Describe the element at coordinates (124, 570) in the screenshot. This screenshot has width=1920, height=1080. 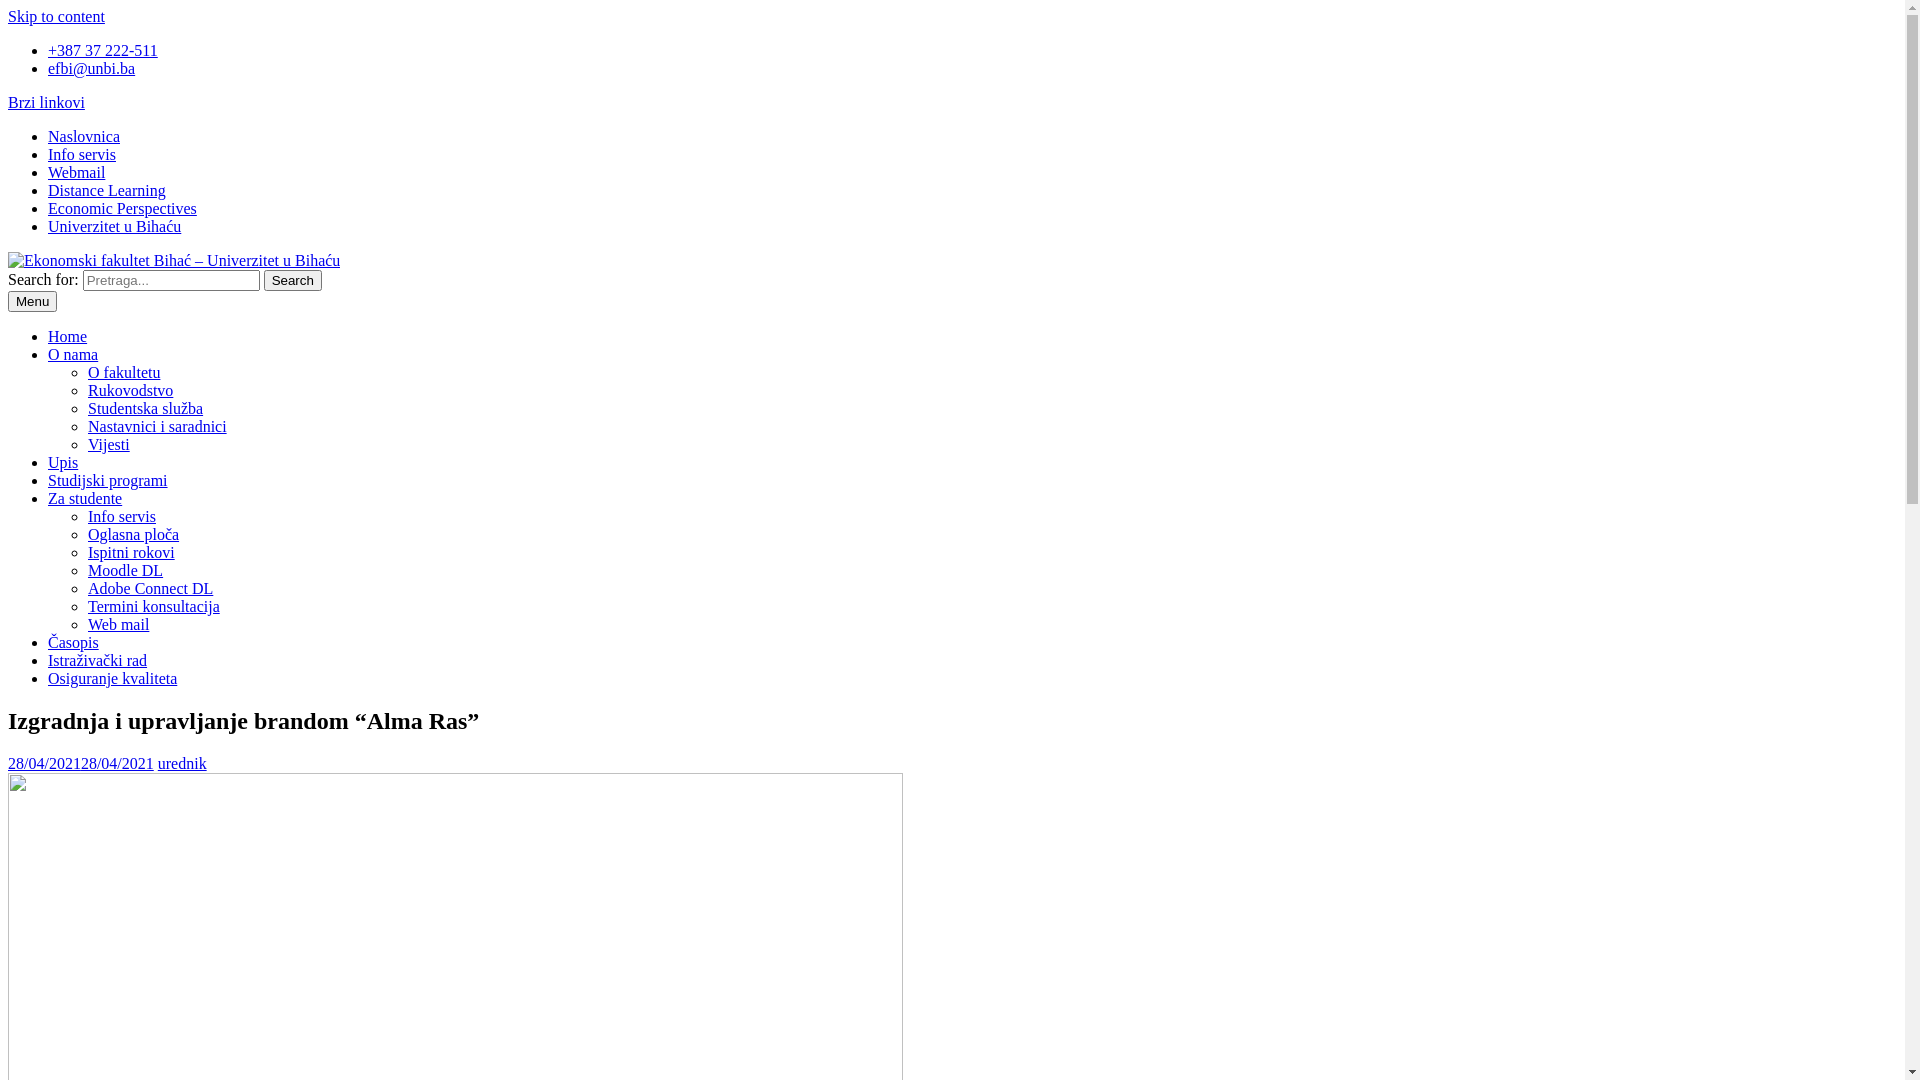
I see `'Moodle DL'` at that location.